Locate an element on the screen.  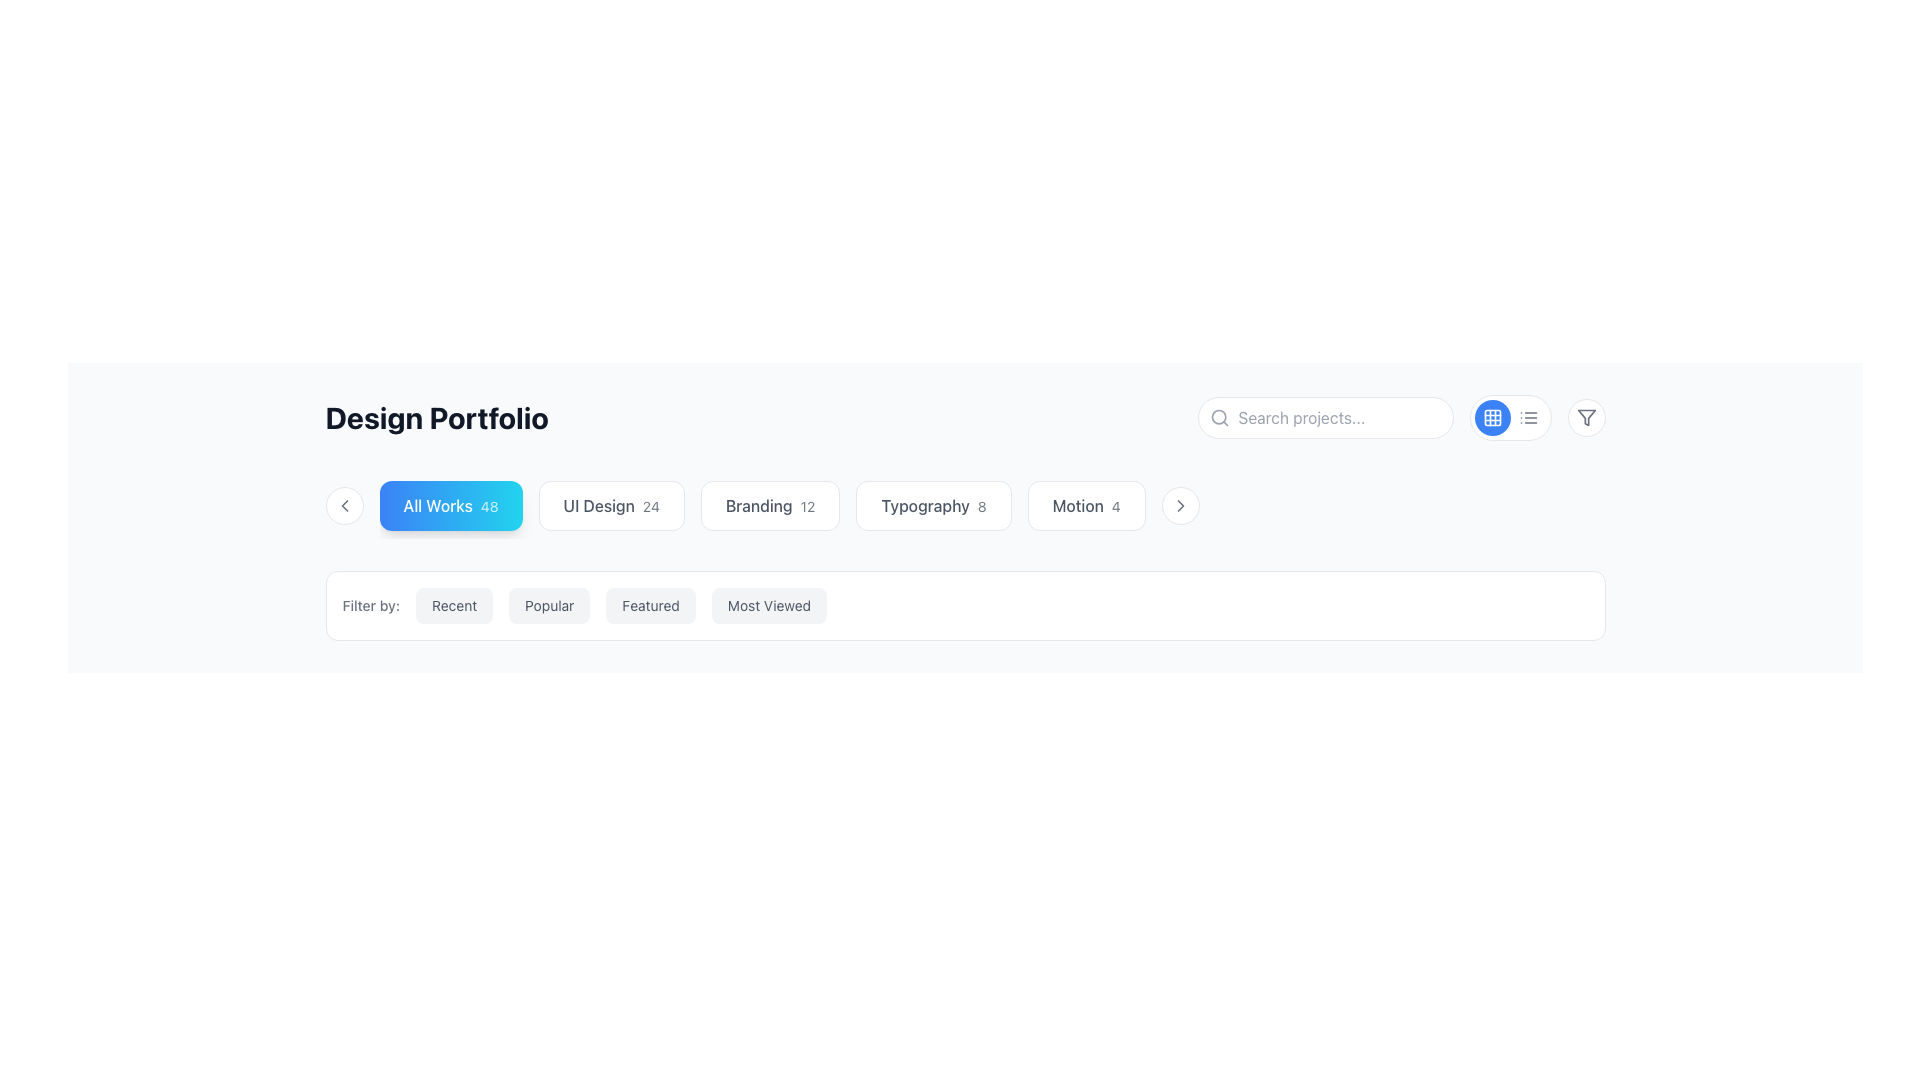
the icon button located near the top right corner of the interface is located at coordinates (1527, 416).